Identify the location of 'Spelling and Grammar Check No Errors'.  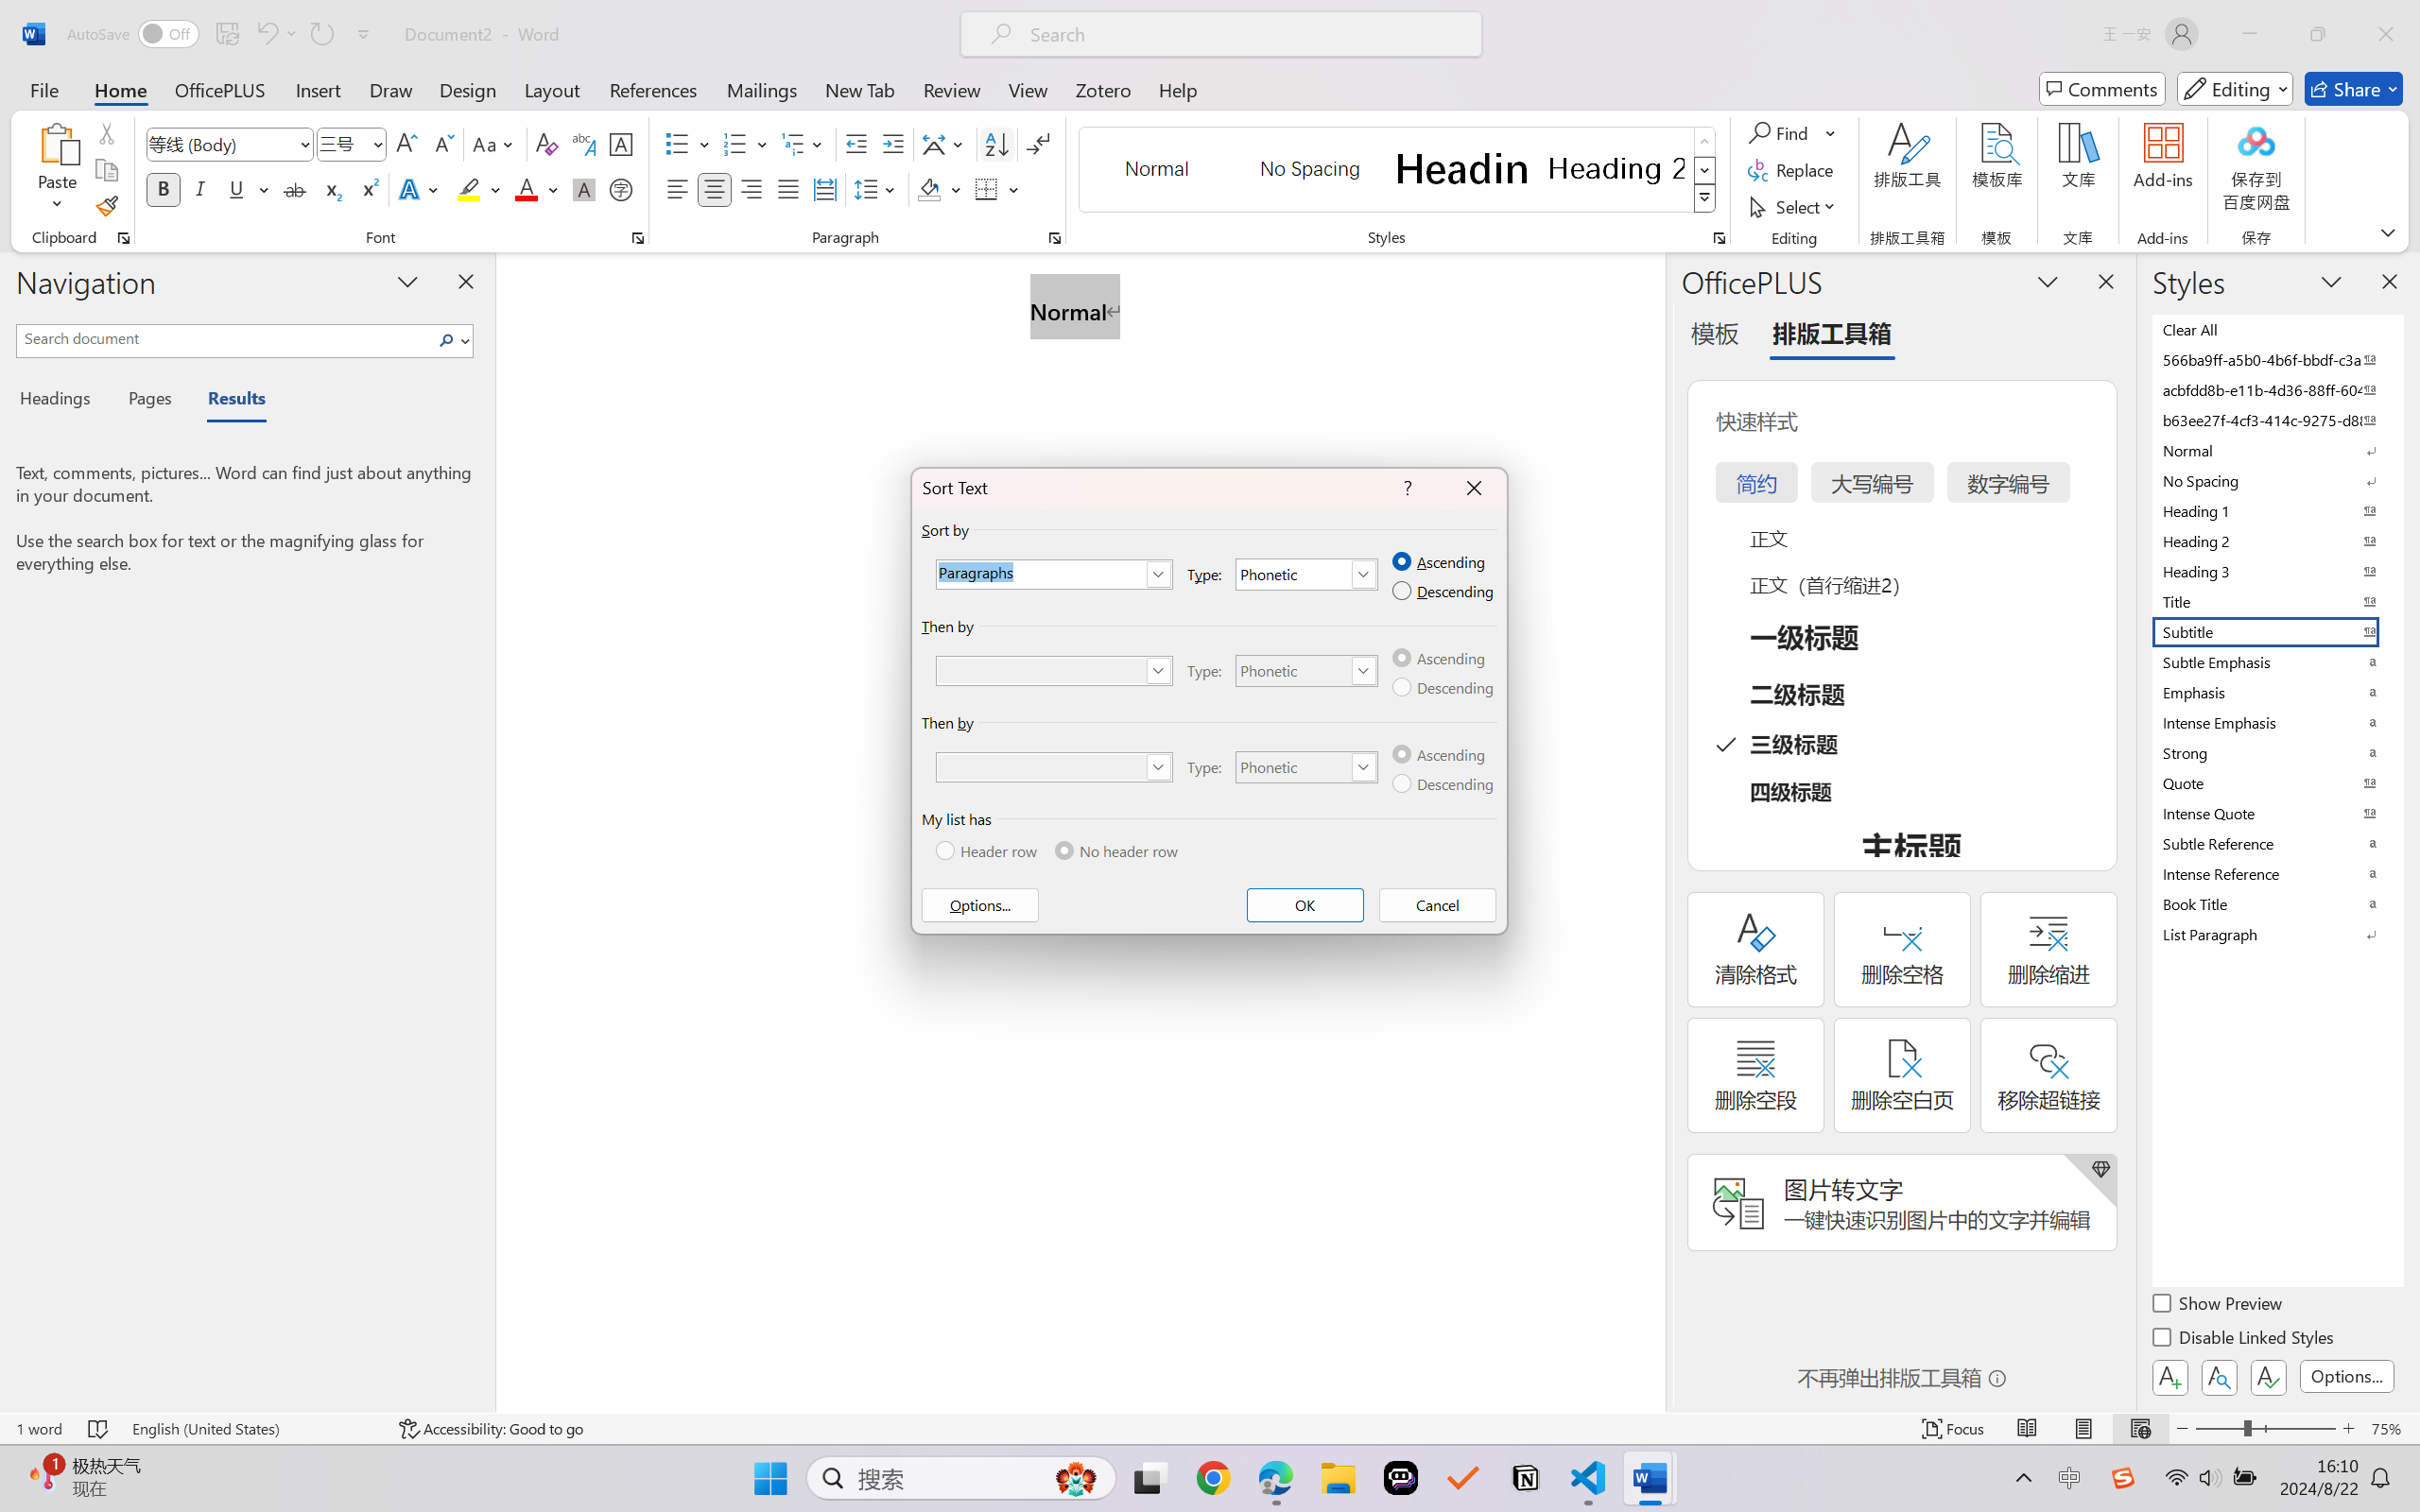
(97, 1428).